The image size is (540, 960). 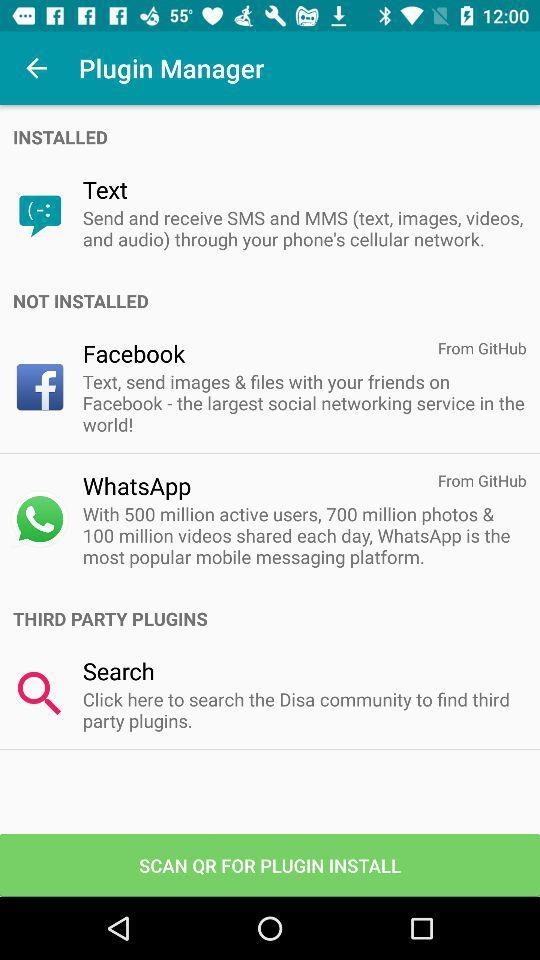 What do you see at coordinates (270, 864) in the screenshot?
I see `the scan qr for` at bounding box center [270, 864].